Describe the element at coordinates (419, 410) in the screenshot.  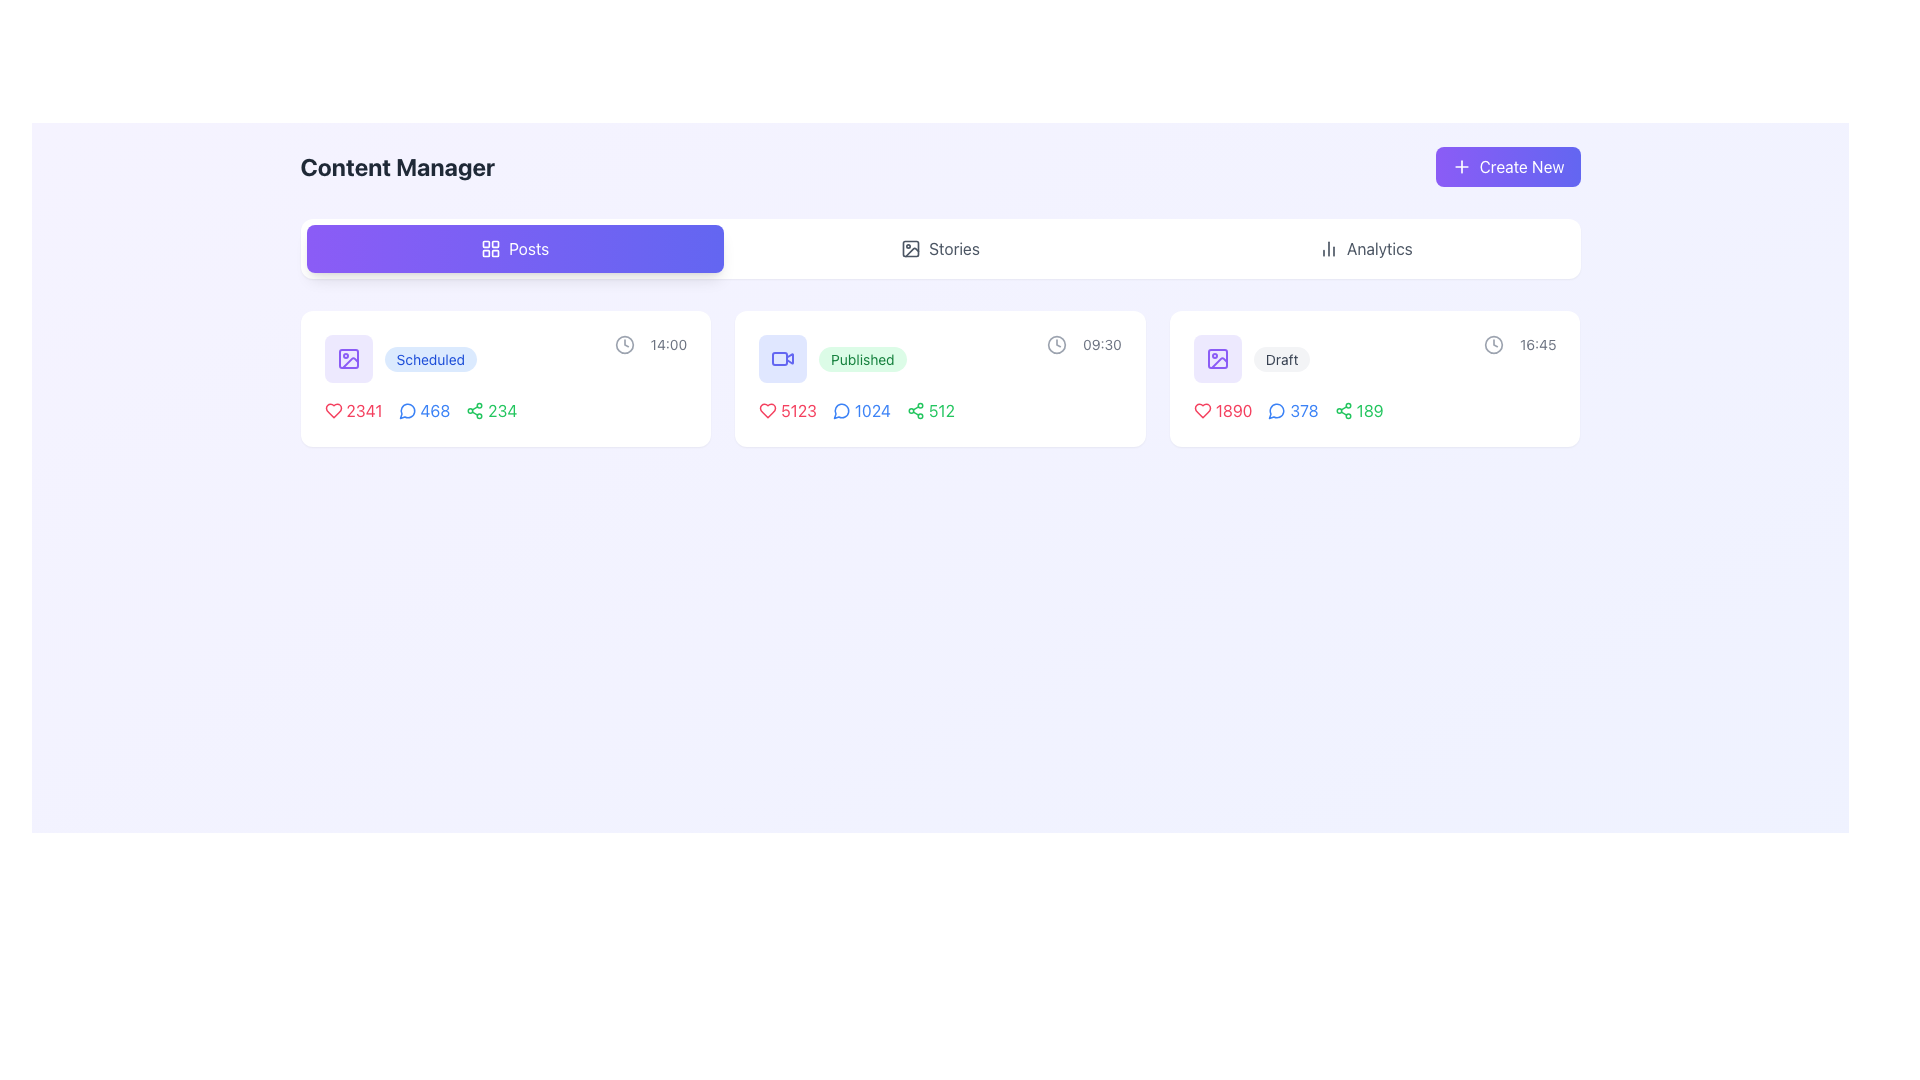
I see `the statistical indicator showing the number of messages or comments associated with the 'Scheduled' post` at that location.